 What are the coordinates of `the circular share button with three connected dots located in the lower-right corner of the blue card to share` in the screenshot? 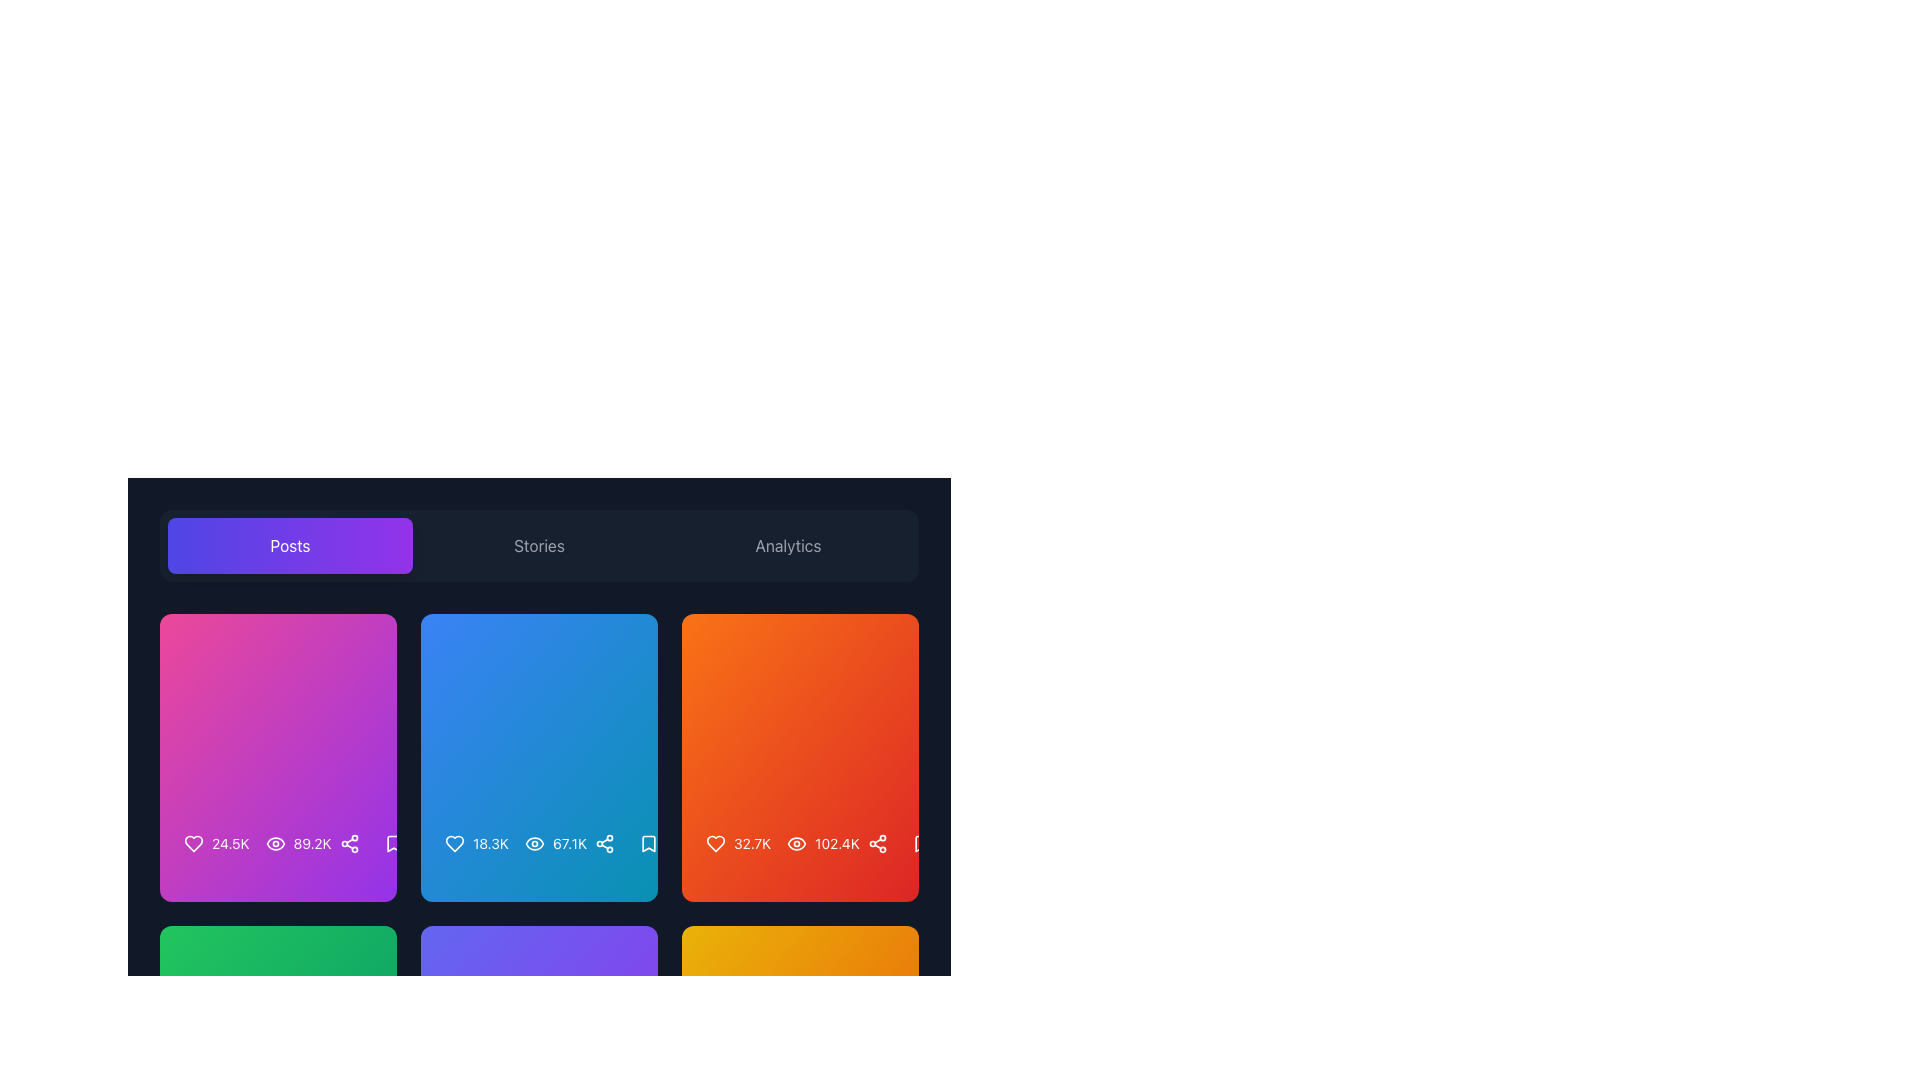 It's located at (603, 844).